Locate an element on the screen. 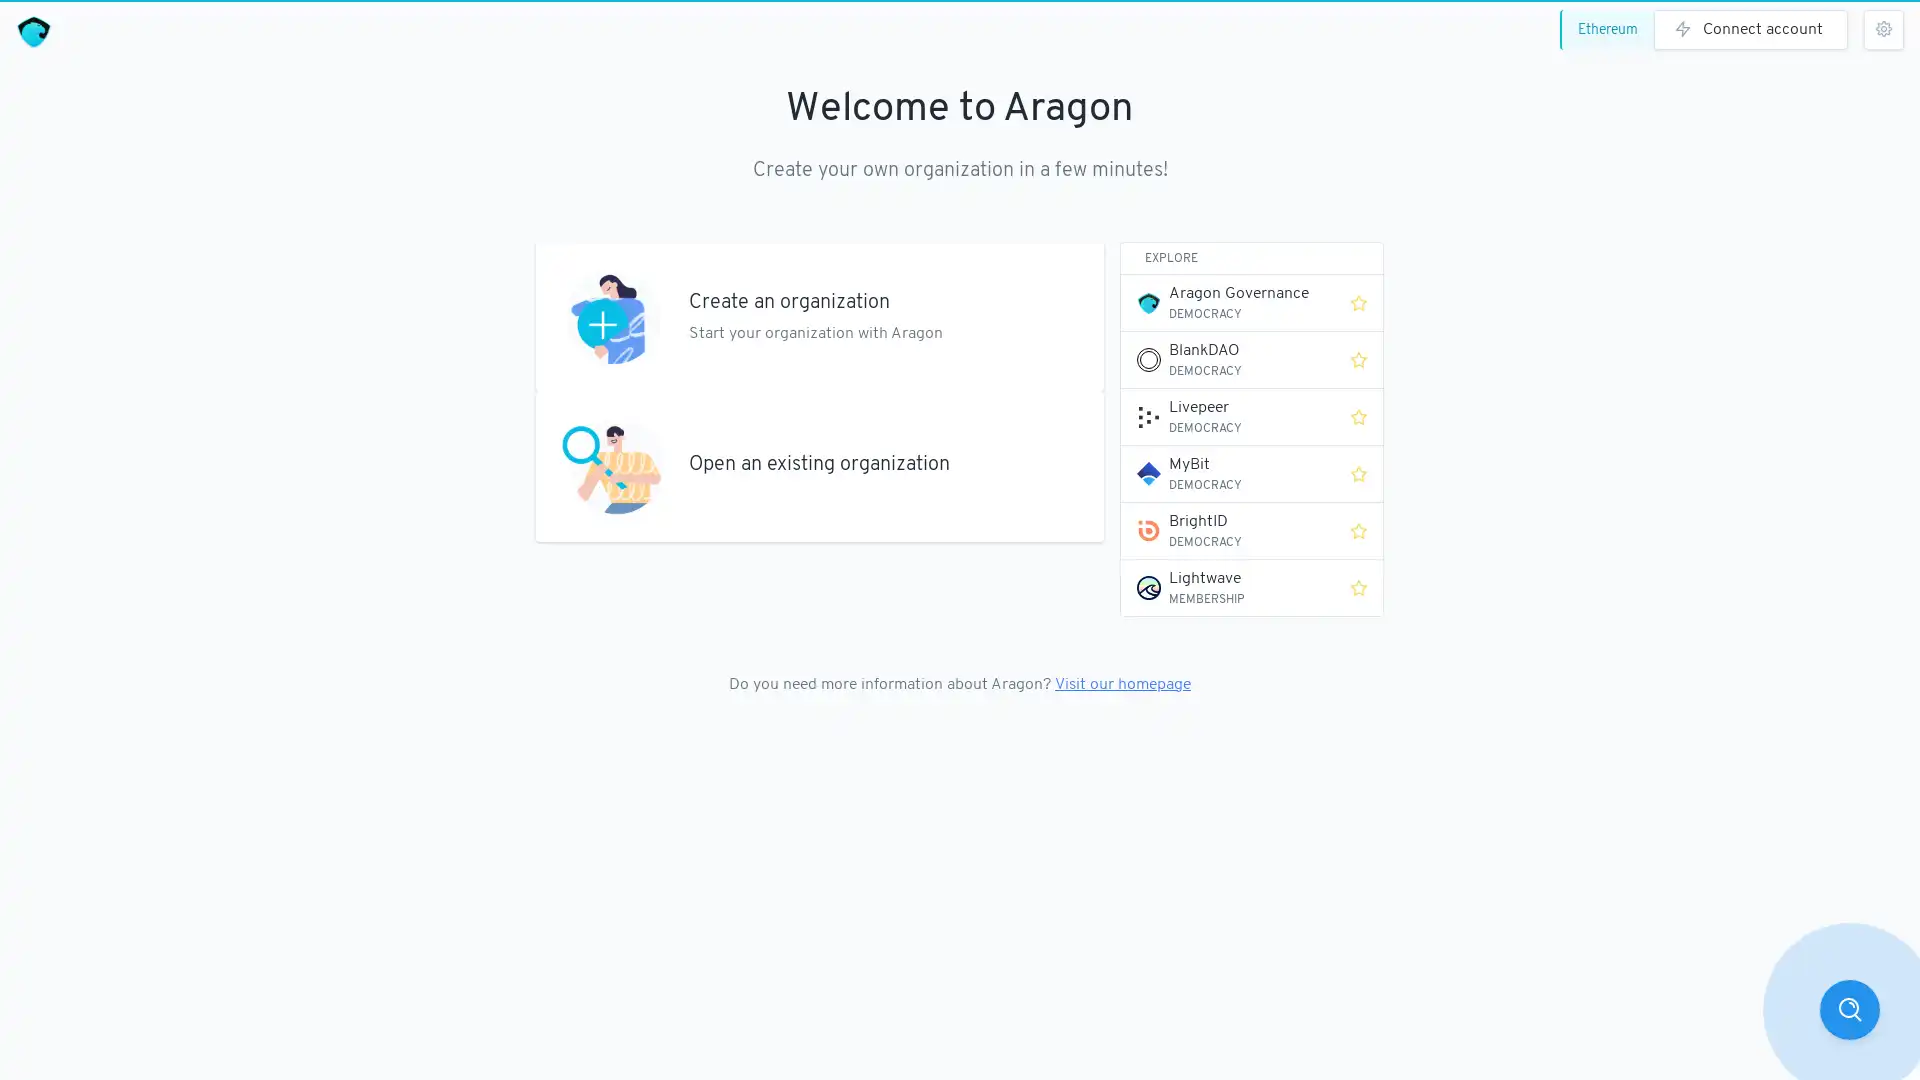 The height and width of the screenshot is (1080, 1920). Open an existing organization is located at coordinates (820, 466).